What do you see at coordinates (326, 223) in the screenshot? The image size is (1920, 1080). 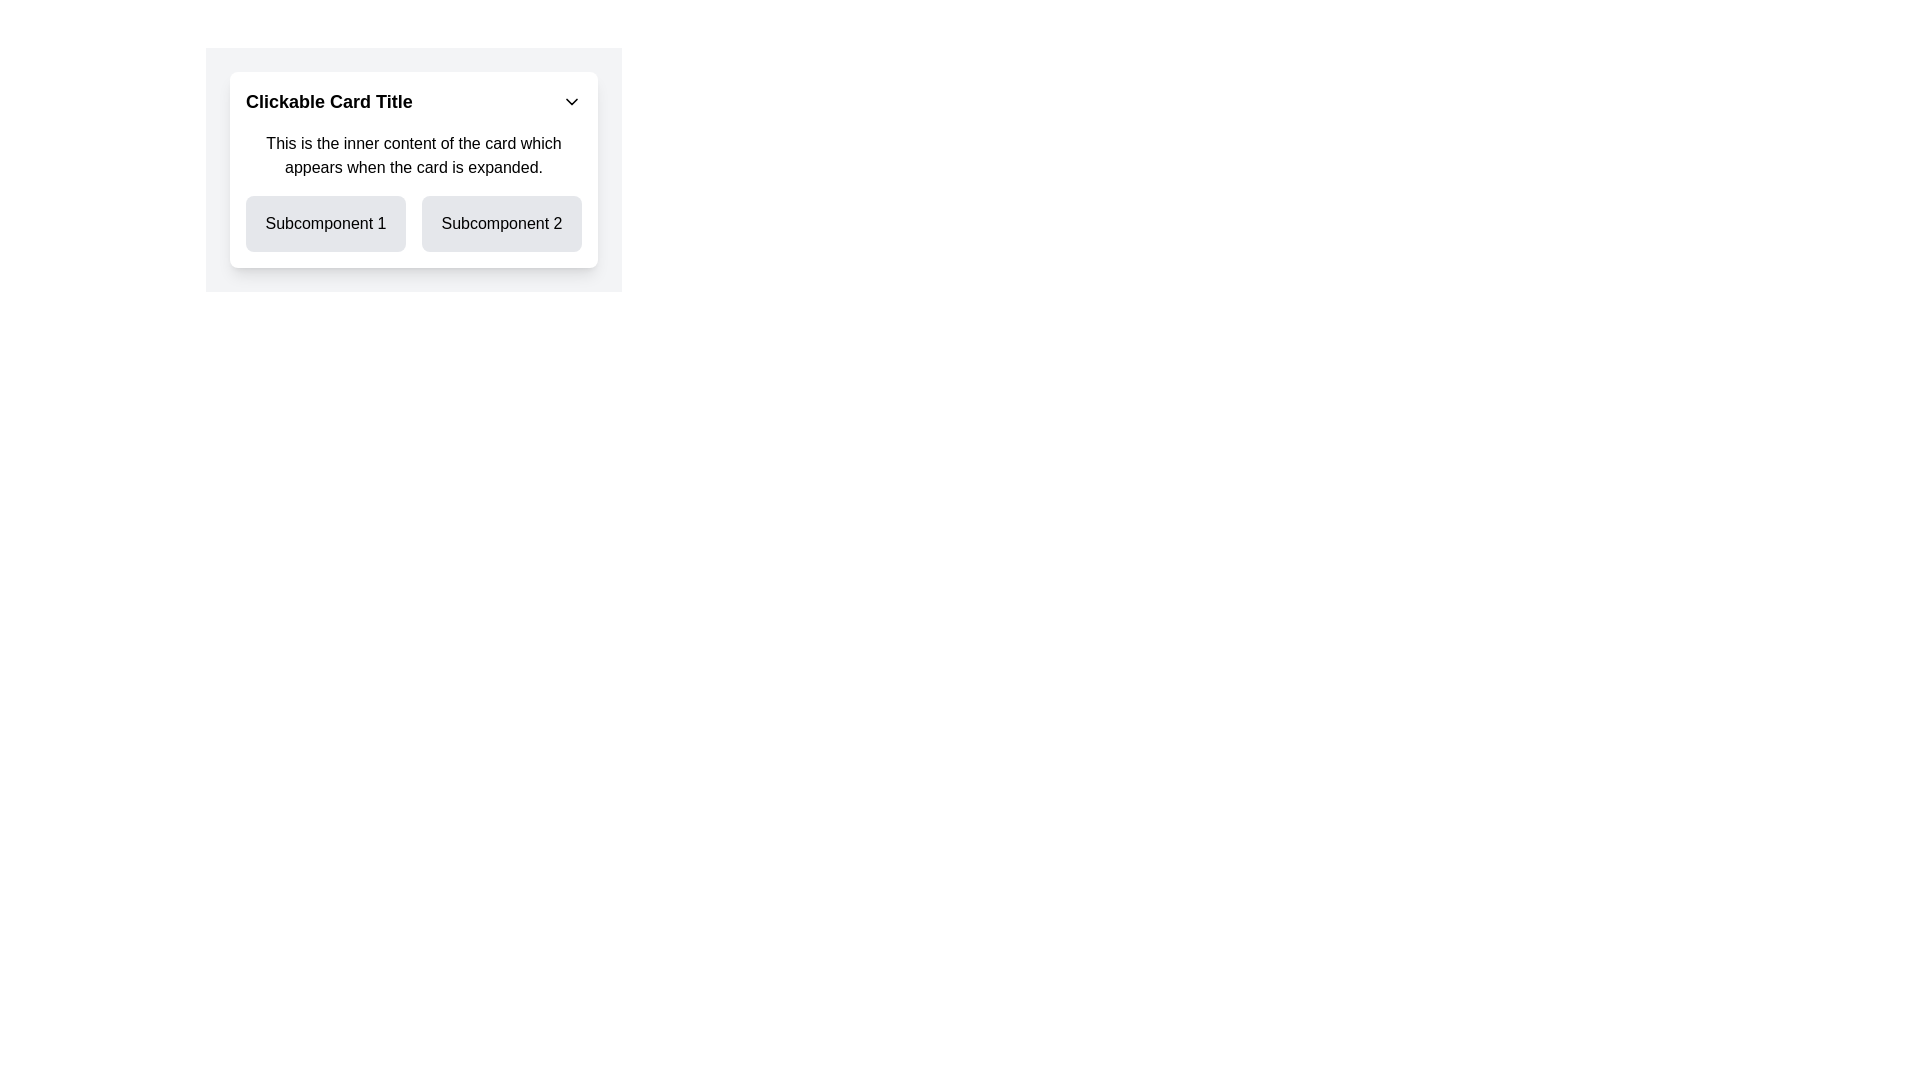 I see `the Static Text Box that serves as a label within the UI card layout, positioned left of 'Subcomponent 2' and below 'Clickable Card Title'` at bounding box center [326, 223].